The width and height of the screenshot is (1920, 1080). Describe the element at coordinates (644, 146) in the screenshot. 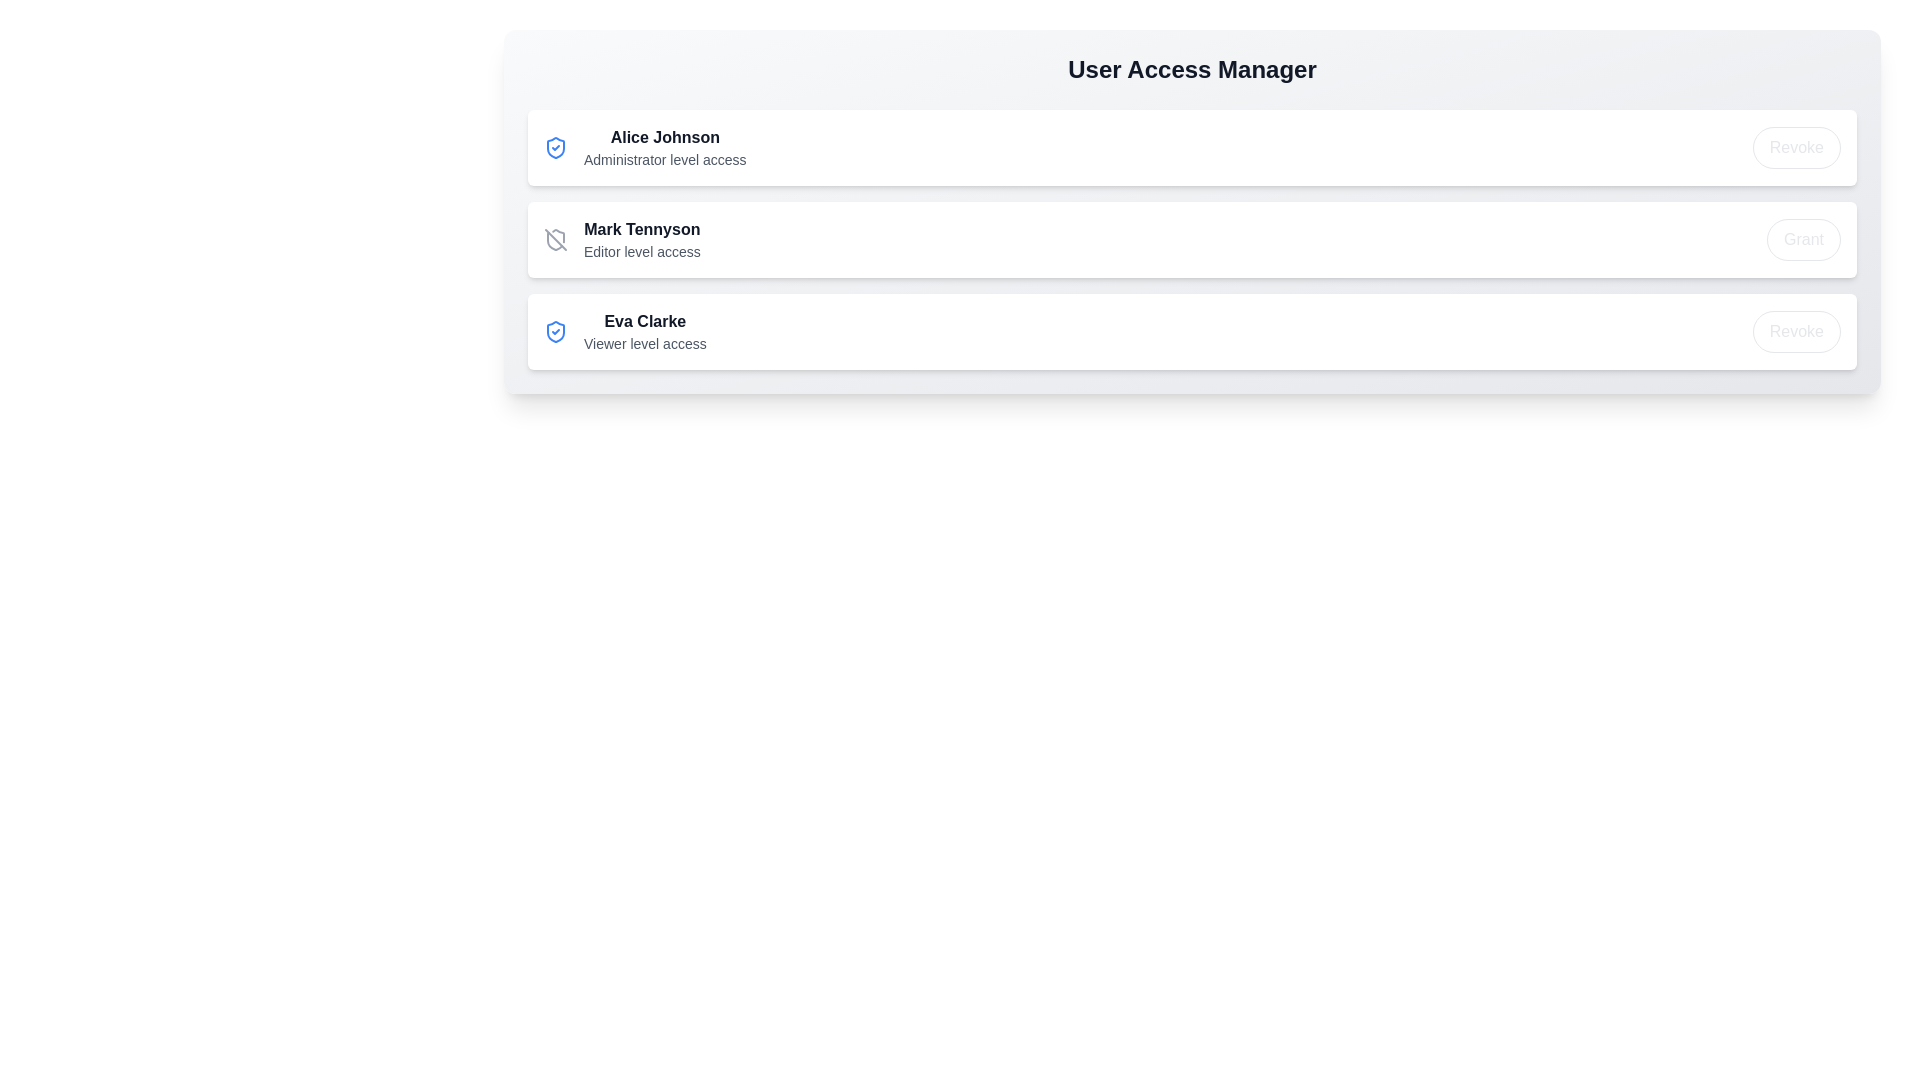

I see `the user element to view detailed information` at that location.